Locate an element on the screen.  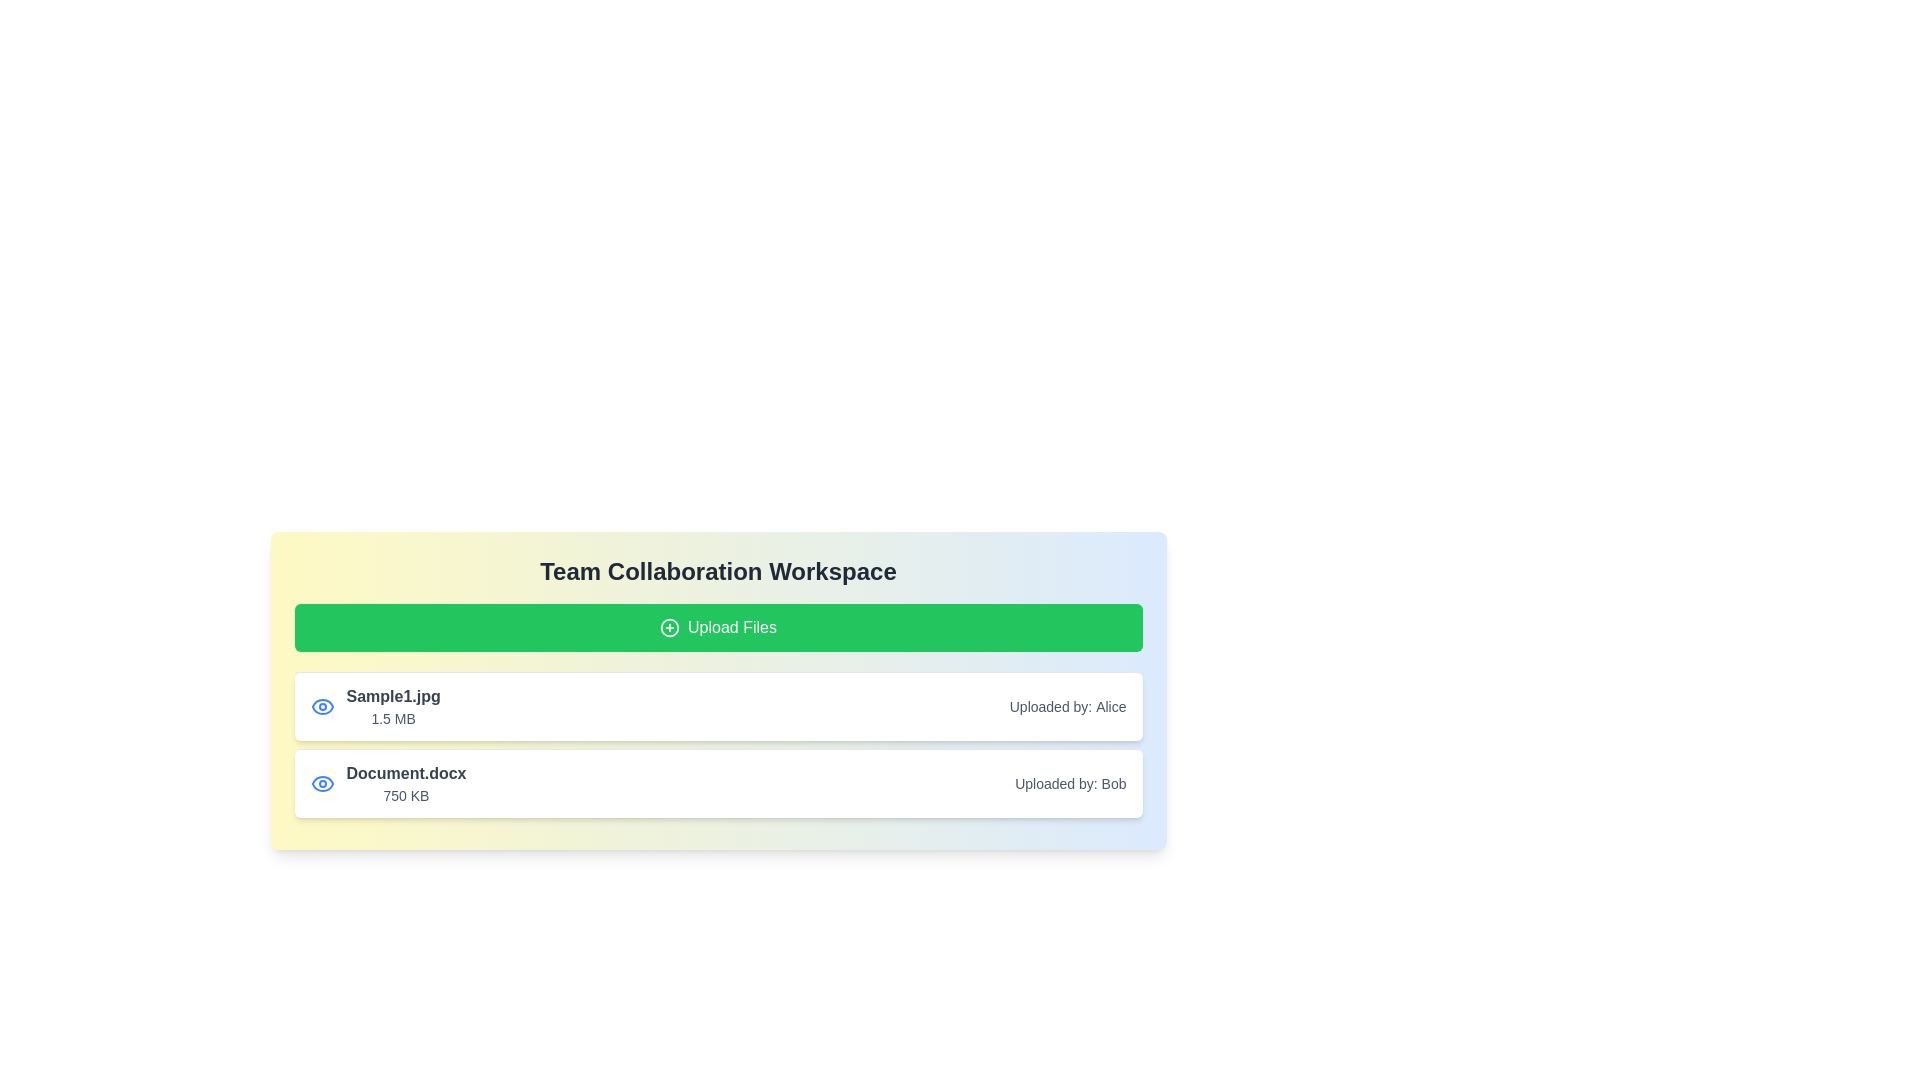
the text label displaying 'Uploaded by: Bob' in the bottom-right corner of the file entry for 'Document.docx' is located at coordinates (1069, 782).